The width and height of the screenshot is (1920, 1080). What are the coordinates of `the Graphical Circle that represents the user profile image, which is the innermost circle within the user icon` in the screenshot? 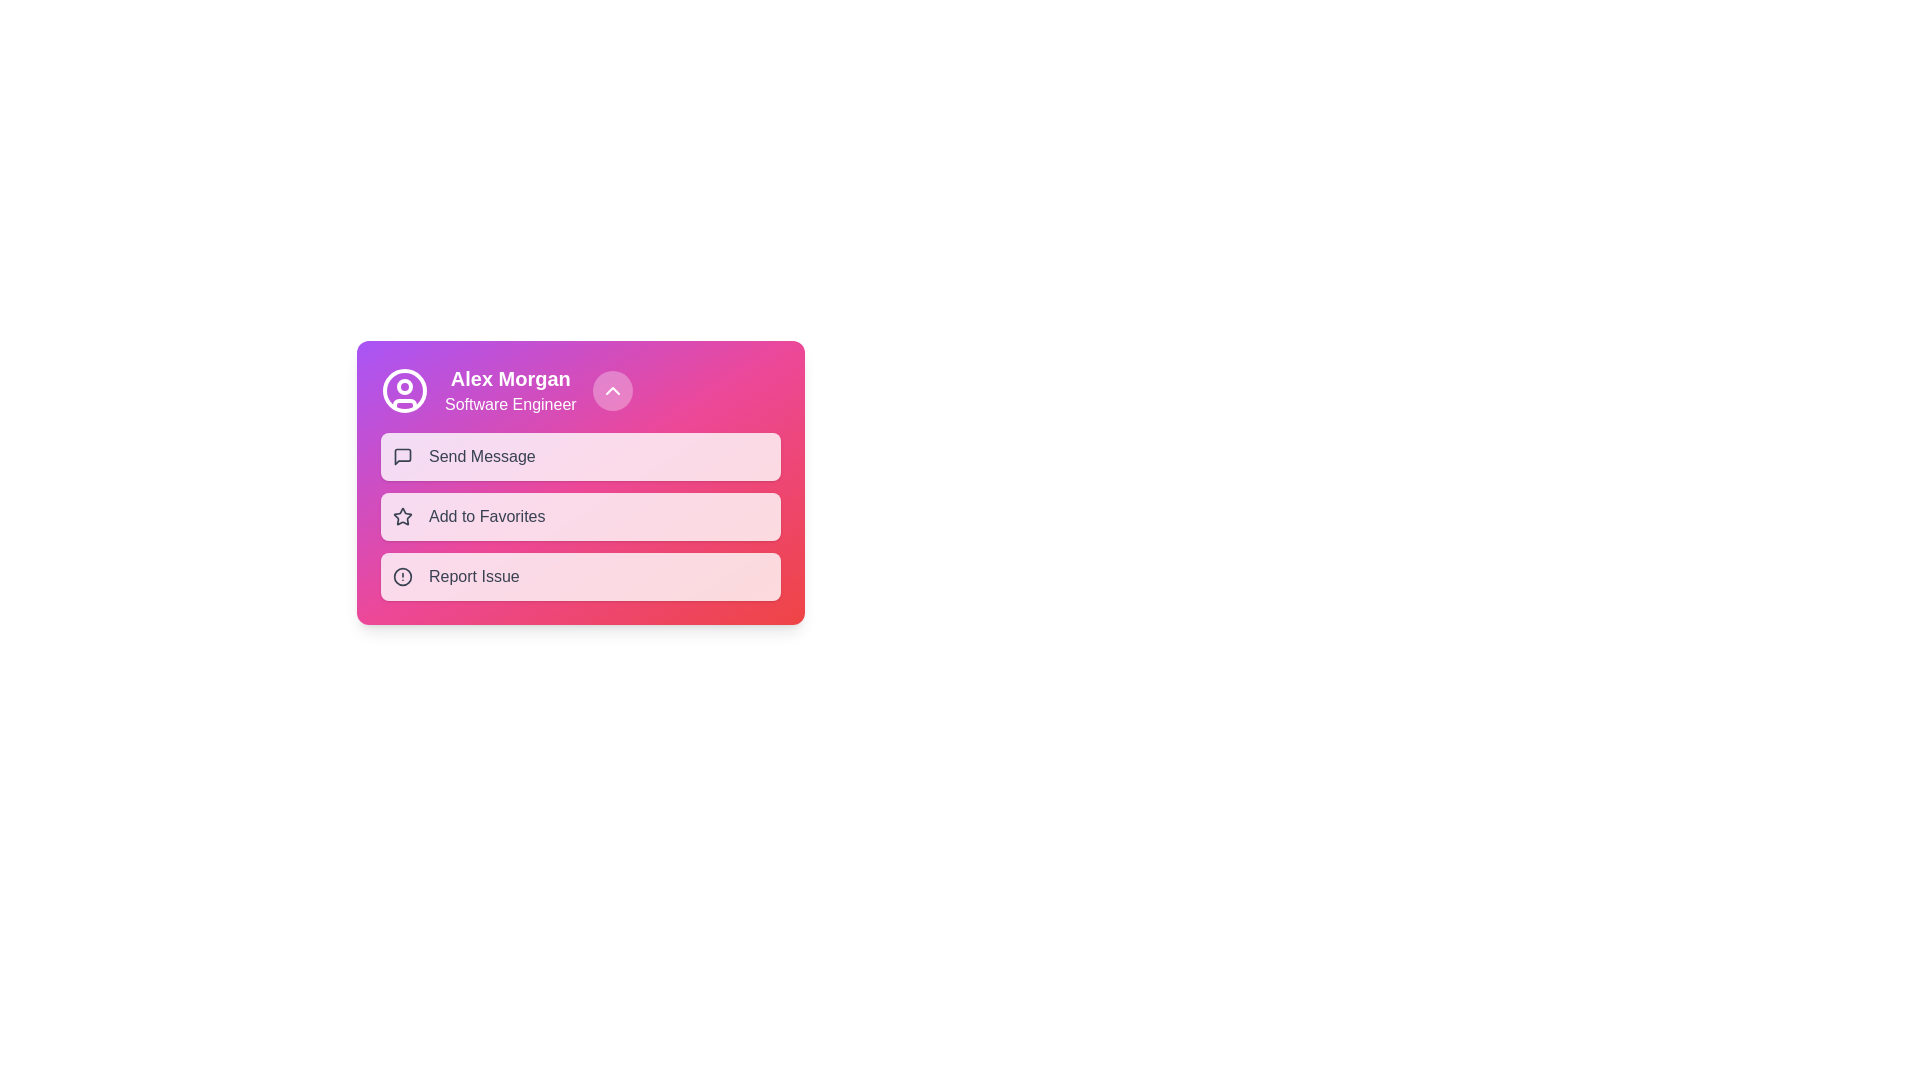 It's located at (403, 390).